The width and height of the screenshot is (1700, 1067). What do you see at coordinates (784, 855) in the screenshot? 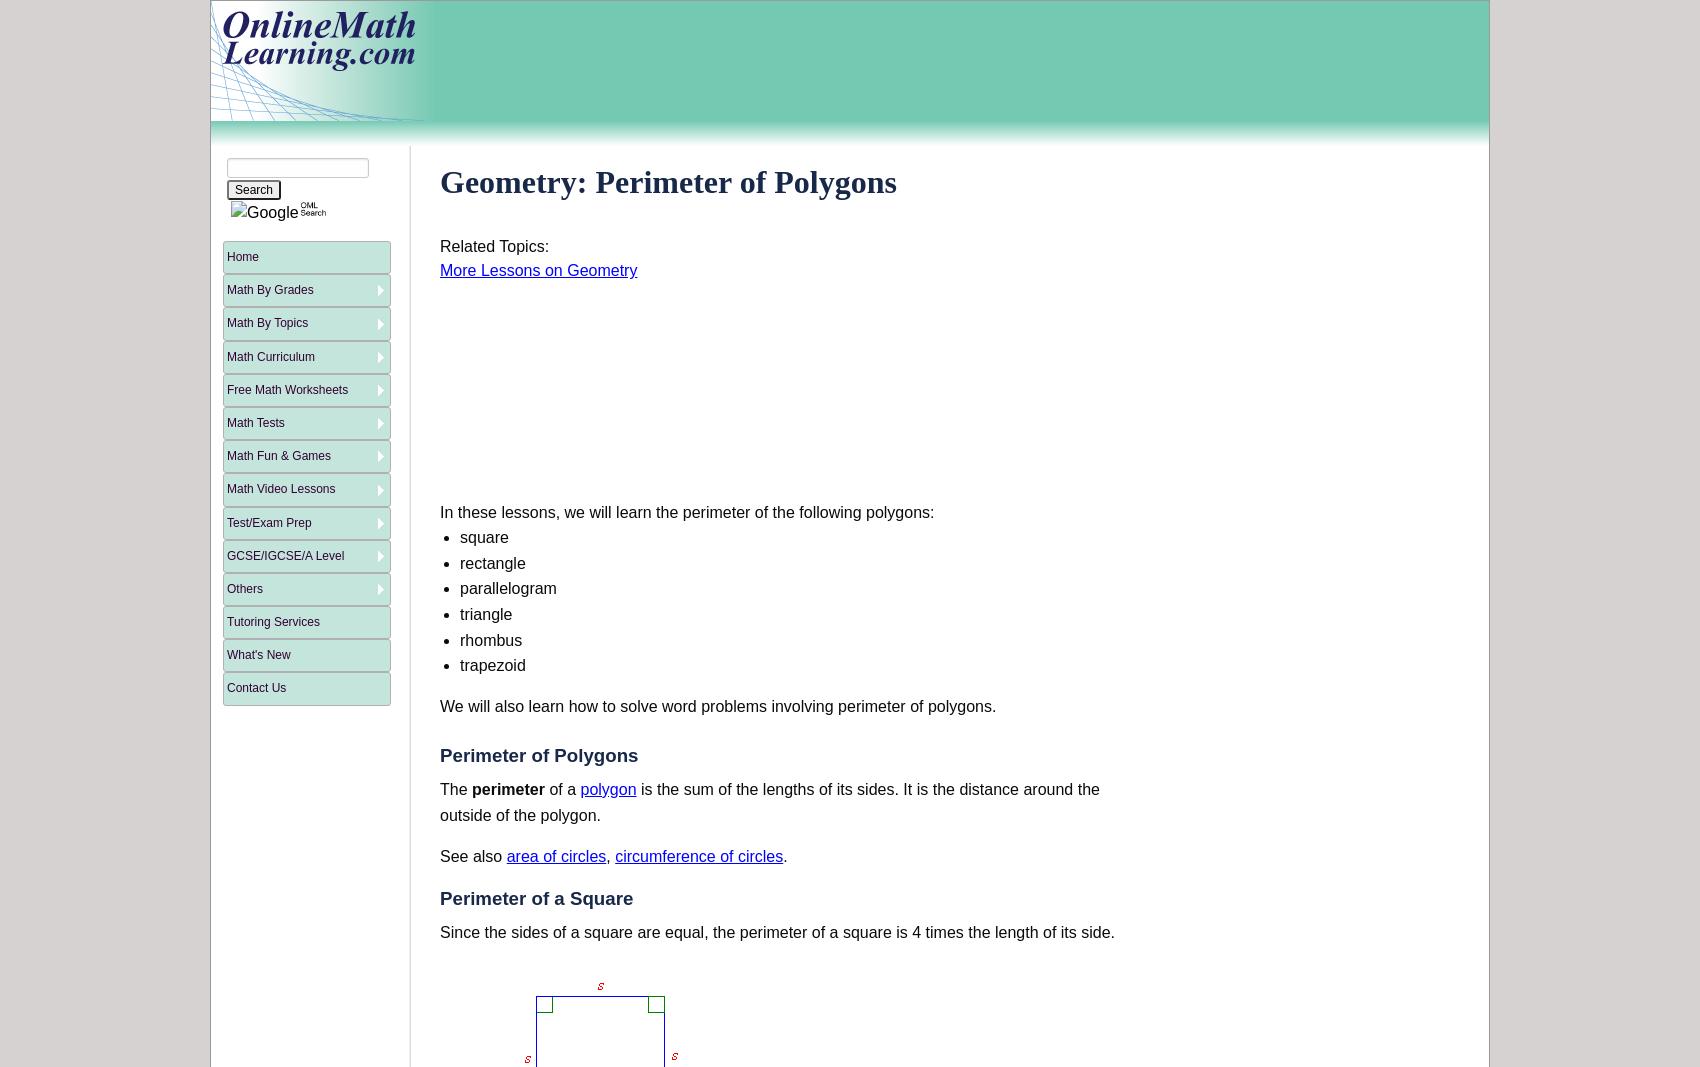
I see `'.'` at bounding box center [784, 855].